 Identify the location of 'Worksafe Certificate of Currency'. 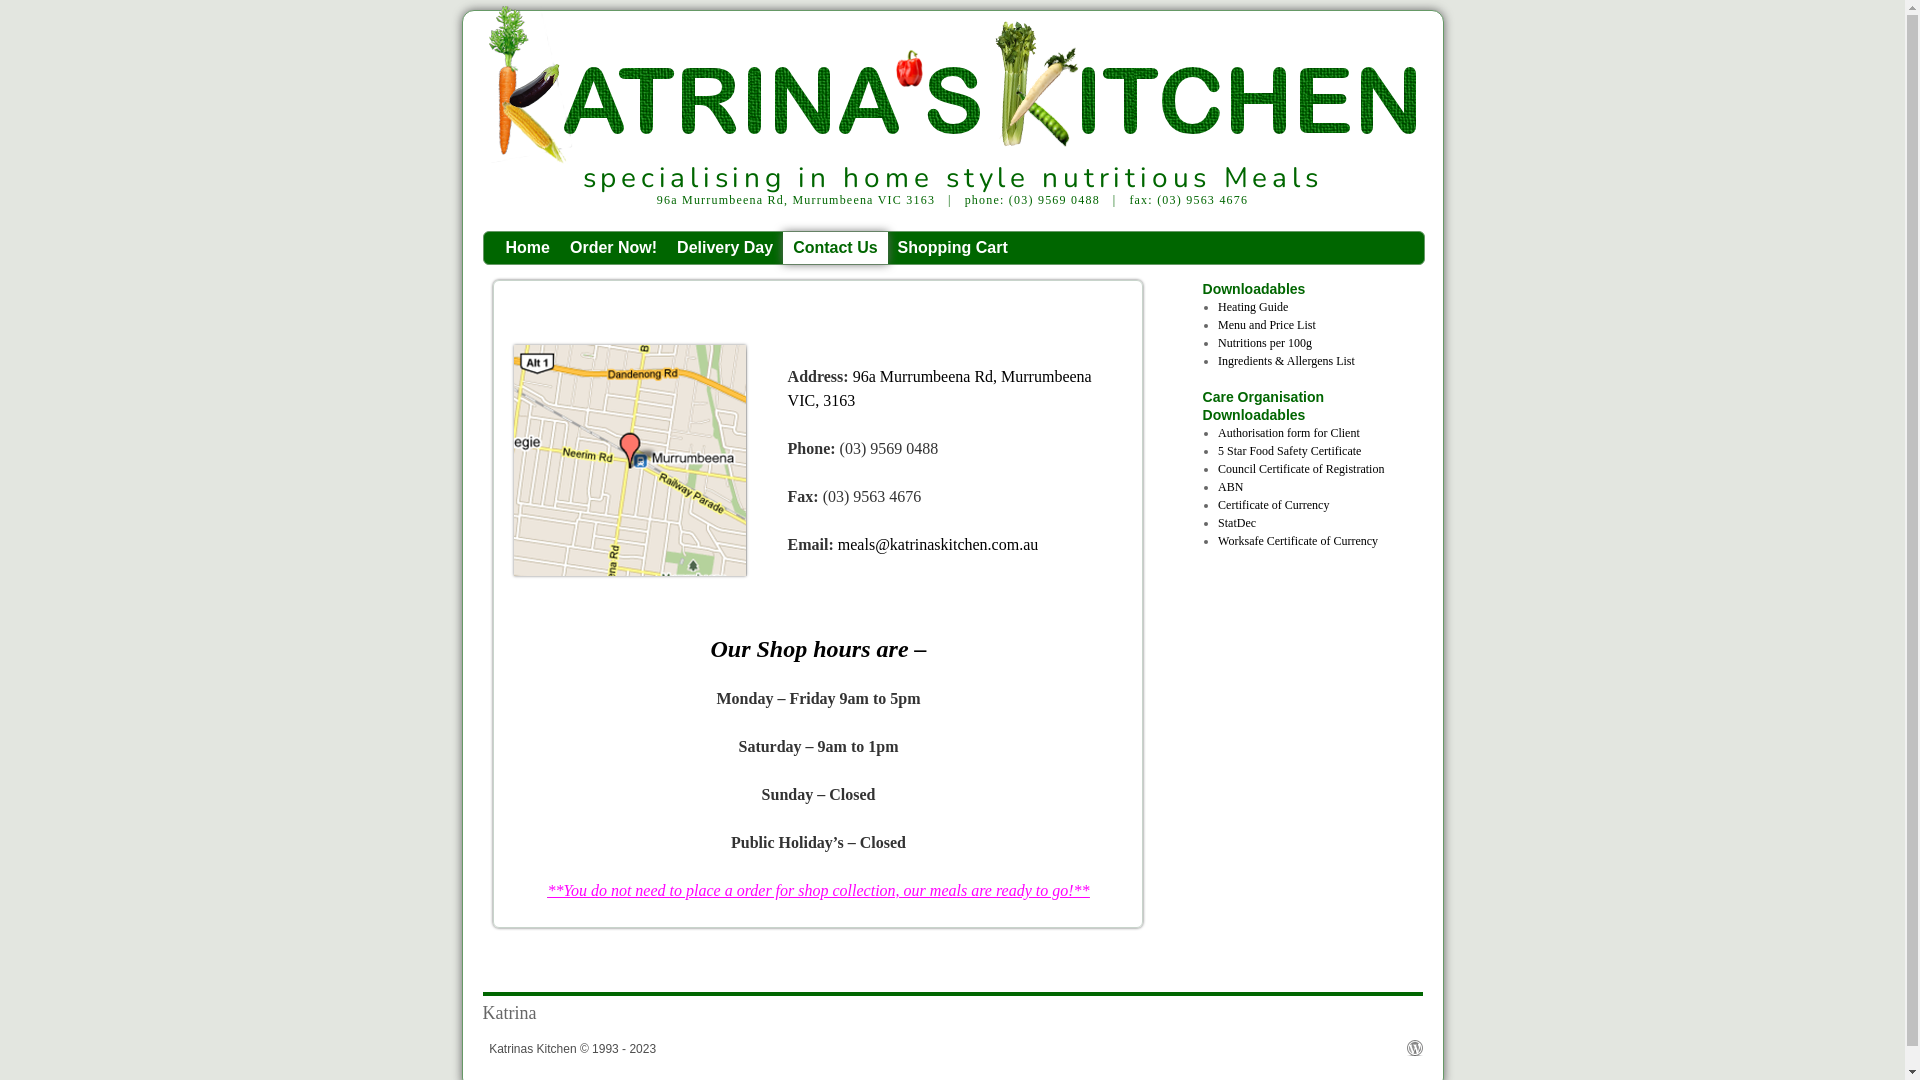
(1297, 540).